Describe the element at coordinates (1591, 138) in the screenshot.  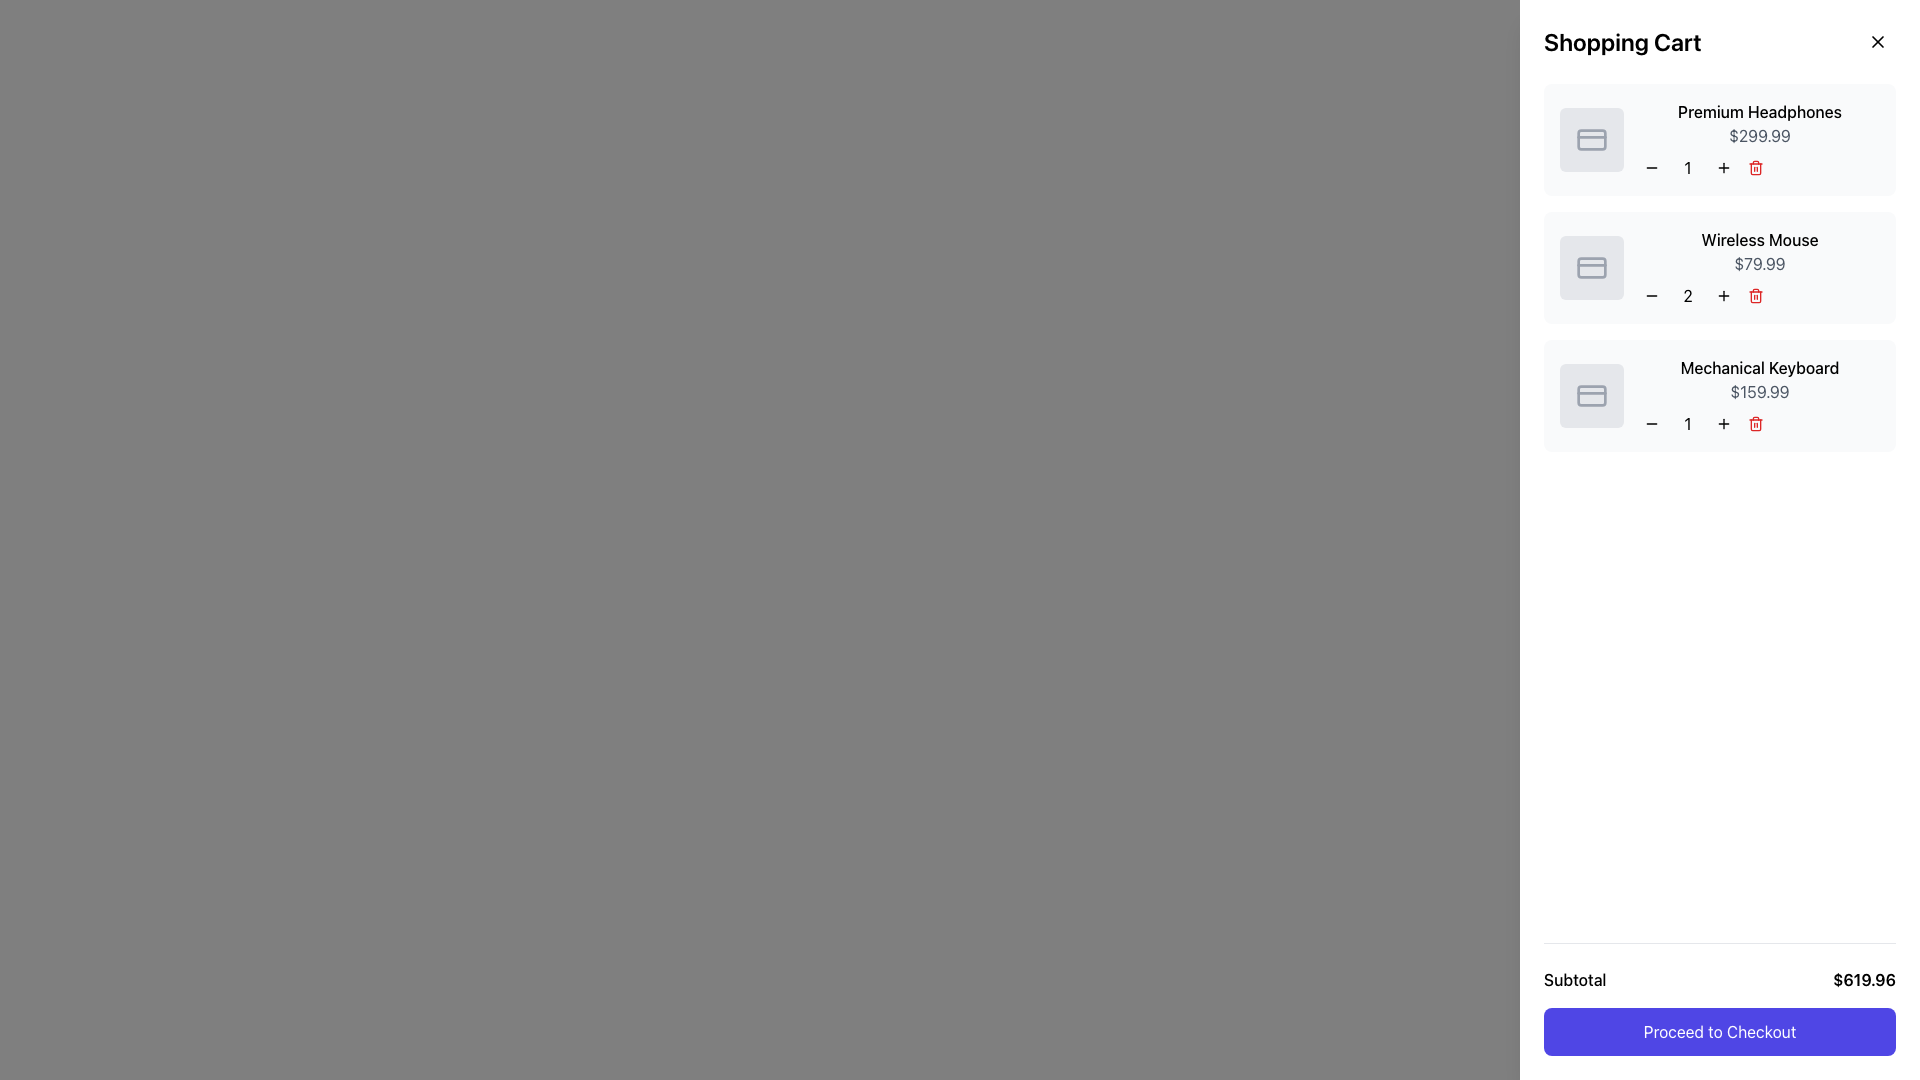
I see `the light gray rectangular decoration with rounded corners that is part of the credit card icon, located to the left of the text 'Premium Headphones $299.99' in the shopping cart list` at that location.